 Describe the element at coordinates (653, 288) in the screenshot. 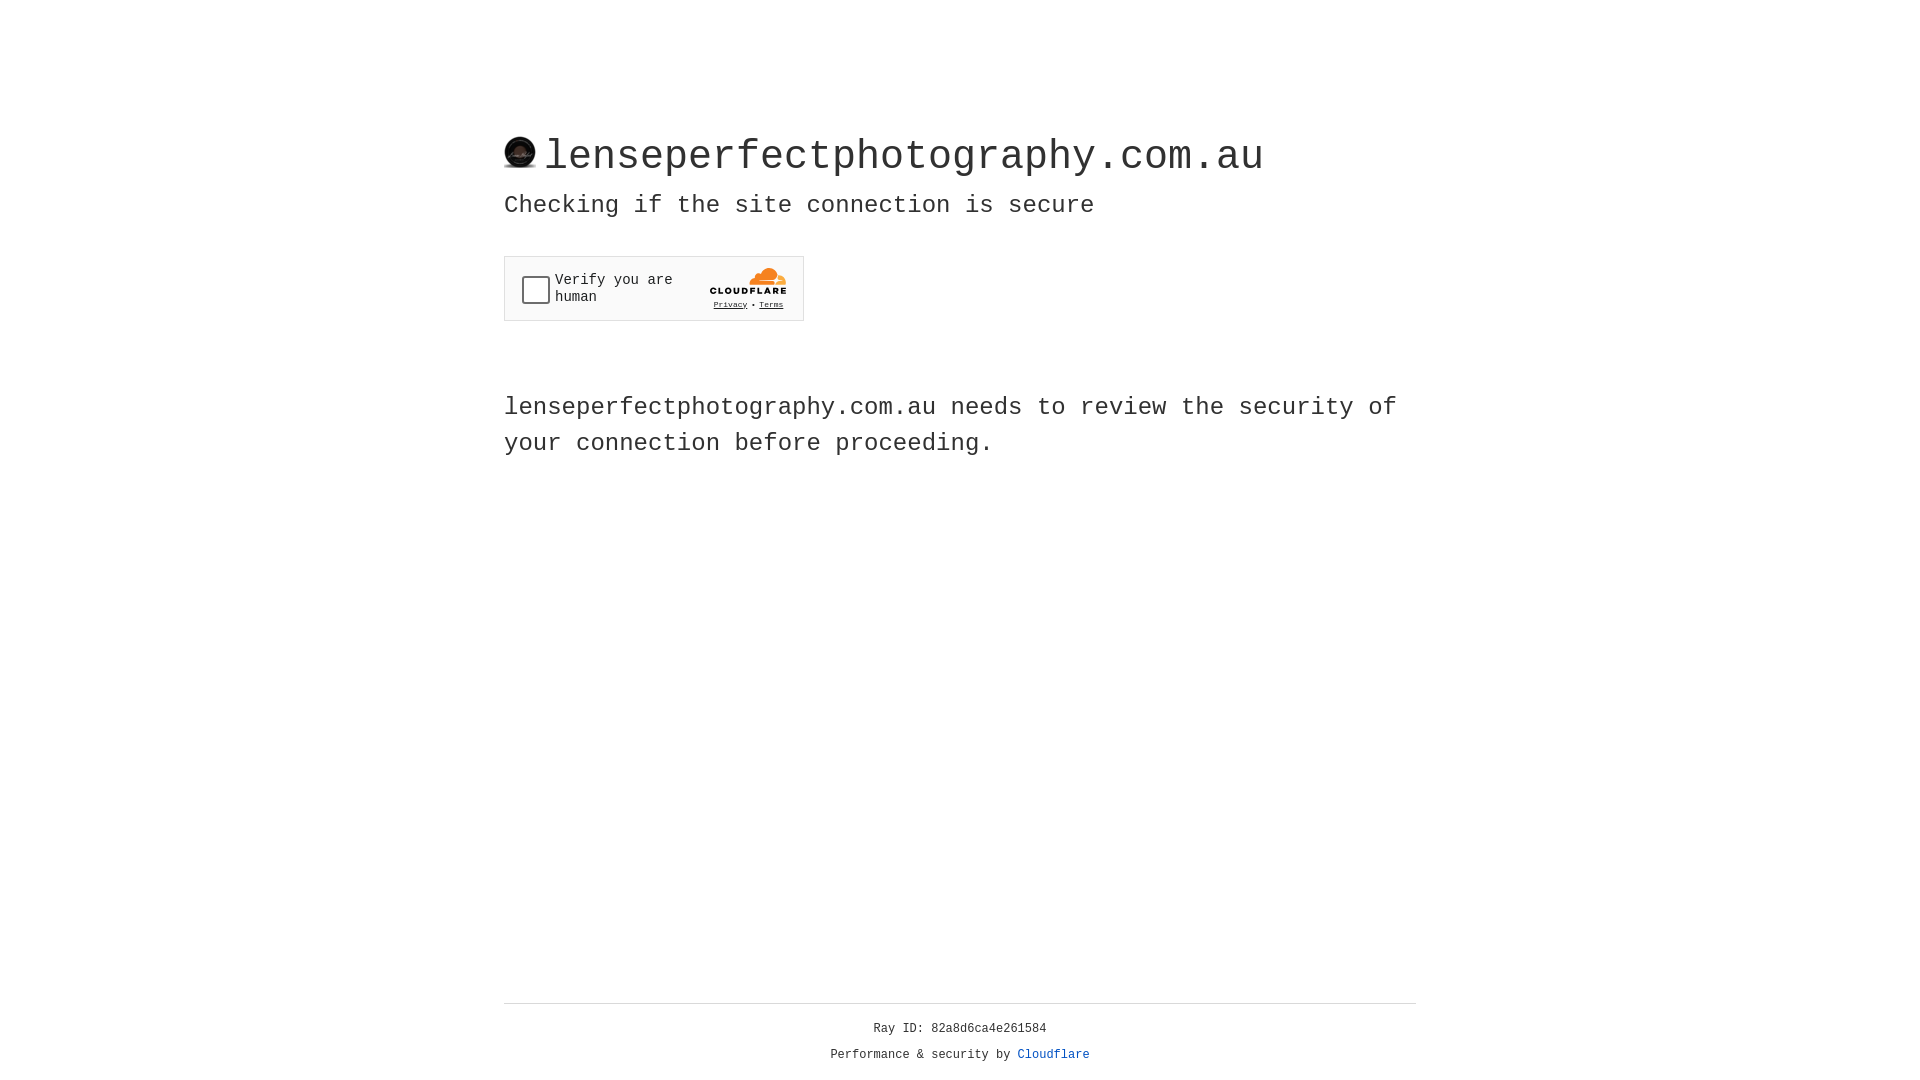

I see `'Widget containing a Cloudflare security challenge'` at that location.